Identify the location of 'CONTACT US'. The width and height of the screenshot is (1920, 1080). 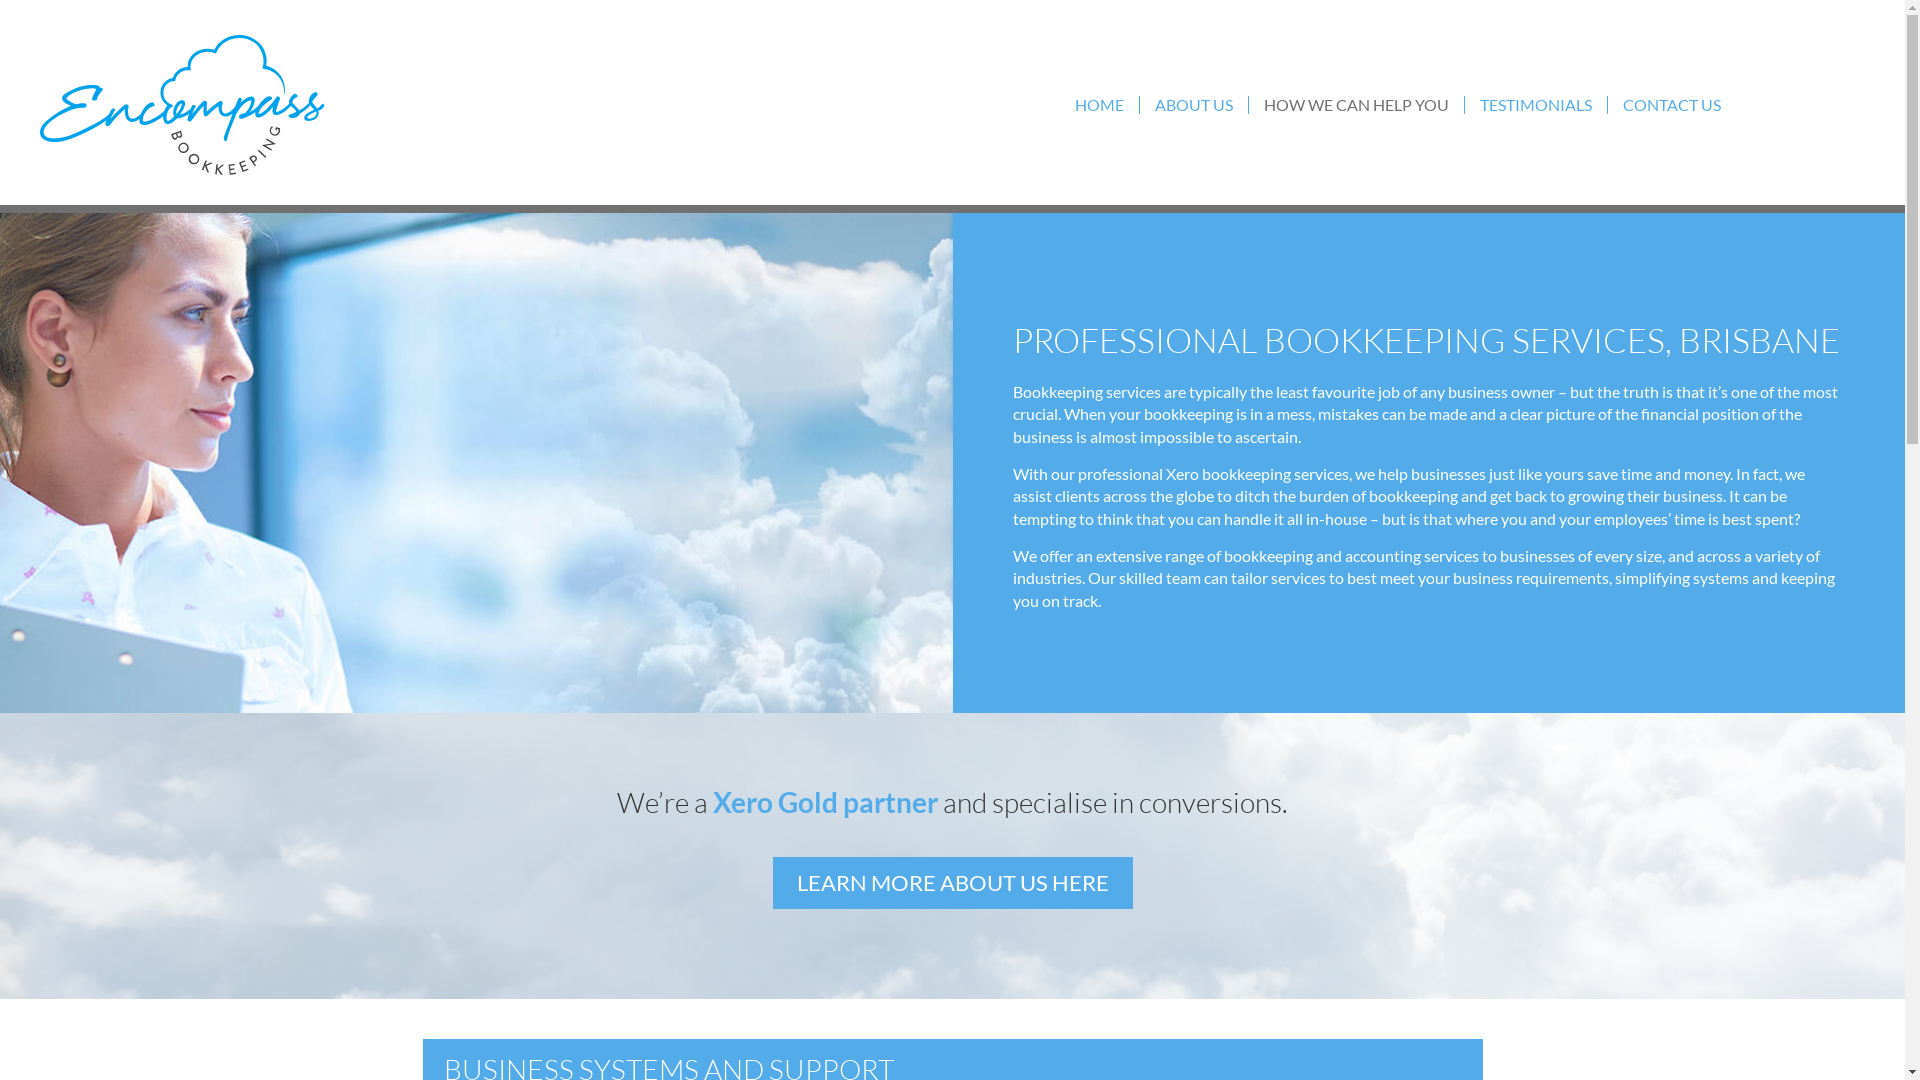
(1607, 104).